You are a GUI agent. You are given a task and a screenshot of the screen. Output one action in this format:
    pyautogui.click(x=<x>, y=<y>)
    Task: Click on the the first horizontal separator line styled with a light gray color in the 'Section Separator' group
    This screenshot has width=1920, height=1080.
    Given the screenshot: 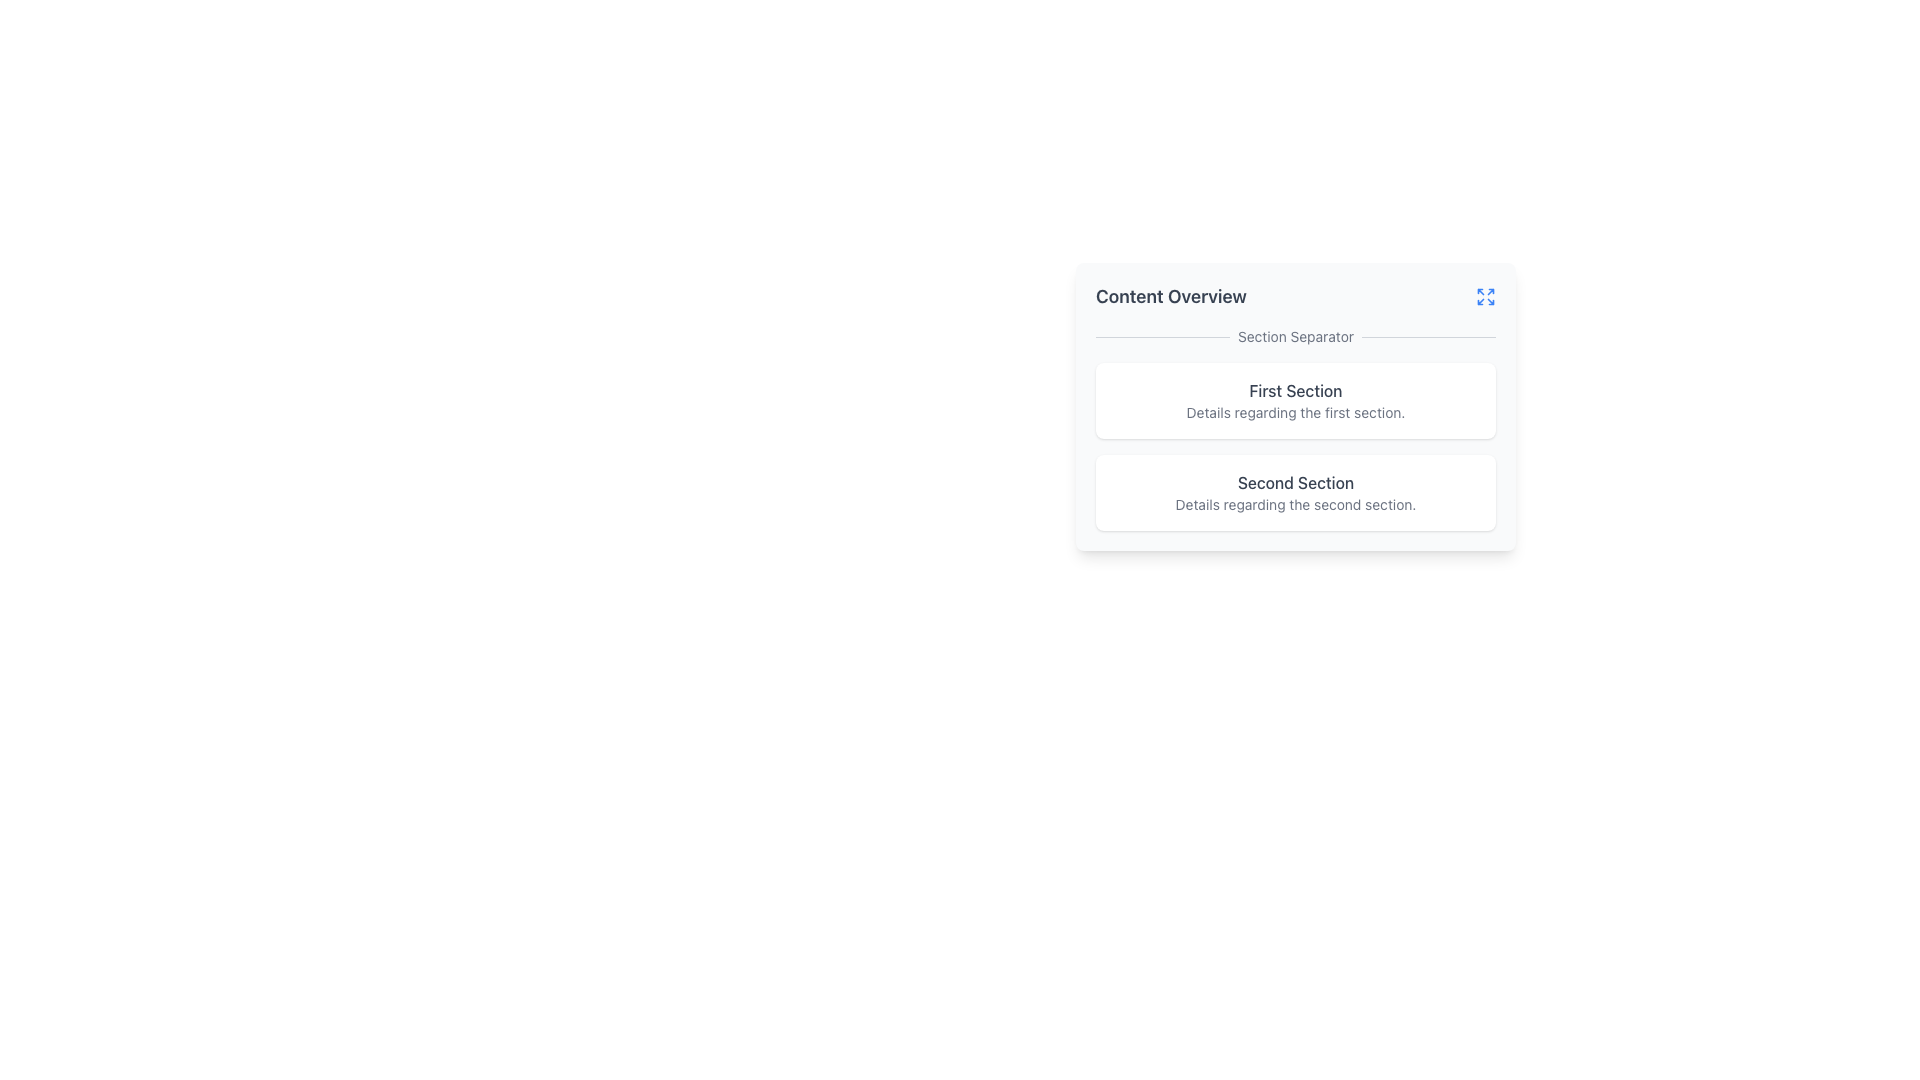 What is the action you would take?
    pyautogui.click(x=1162, y=335)
    